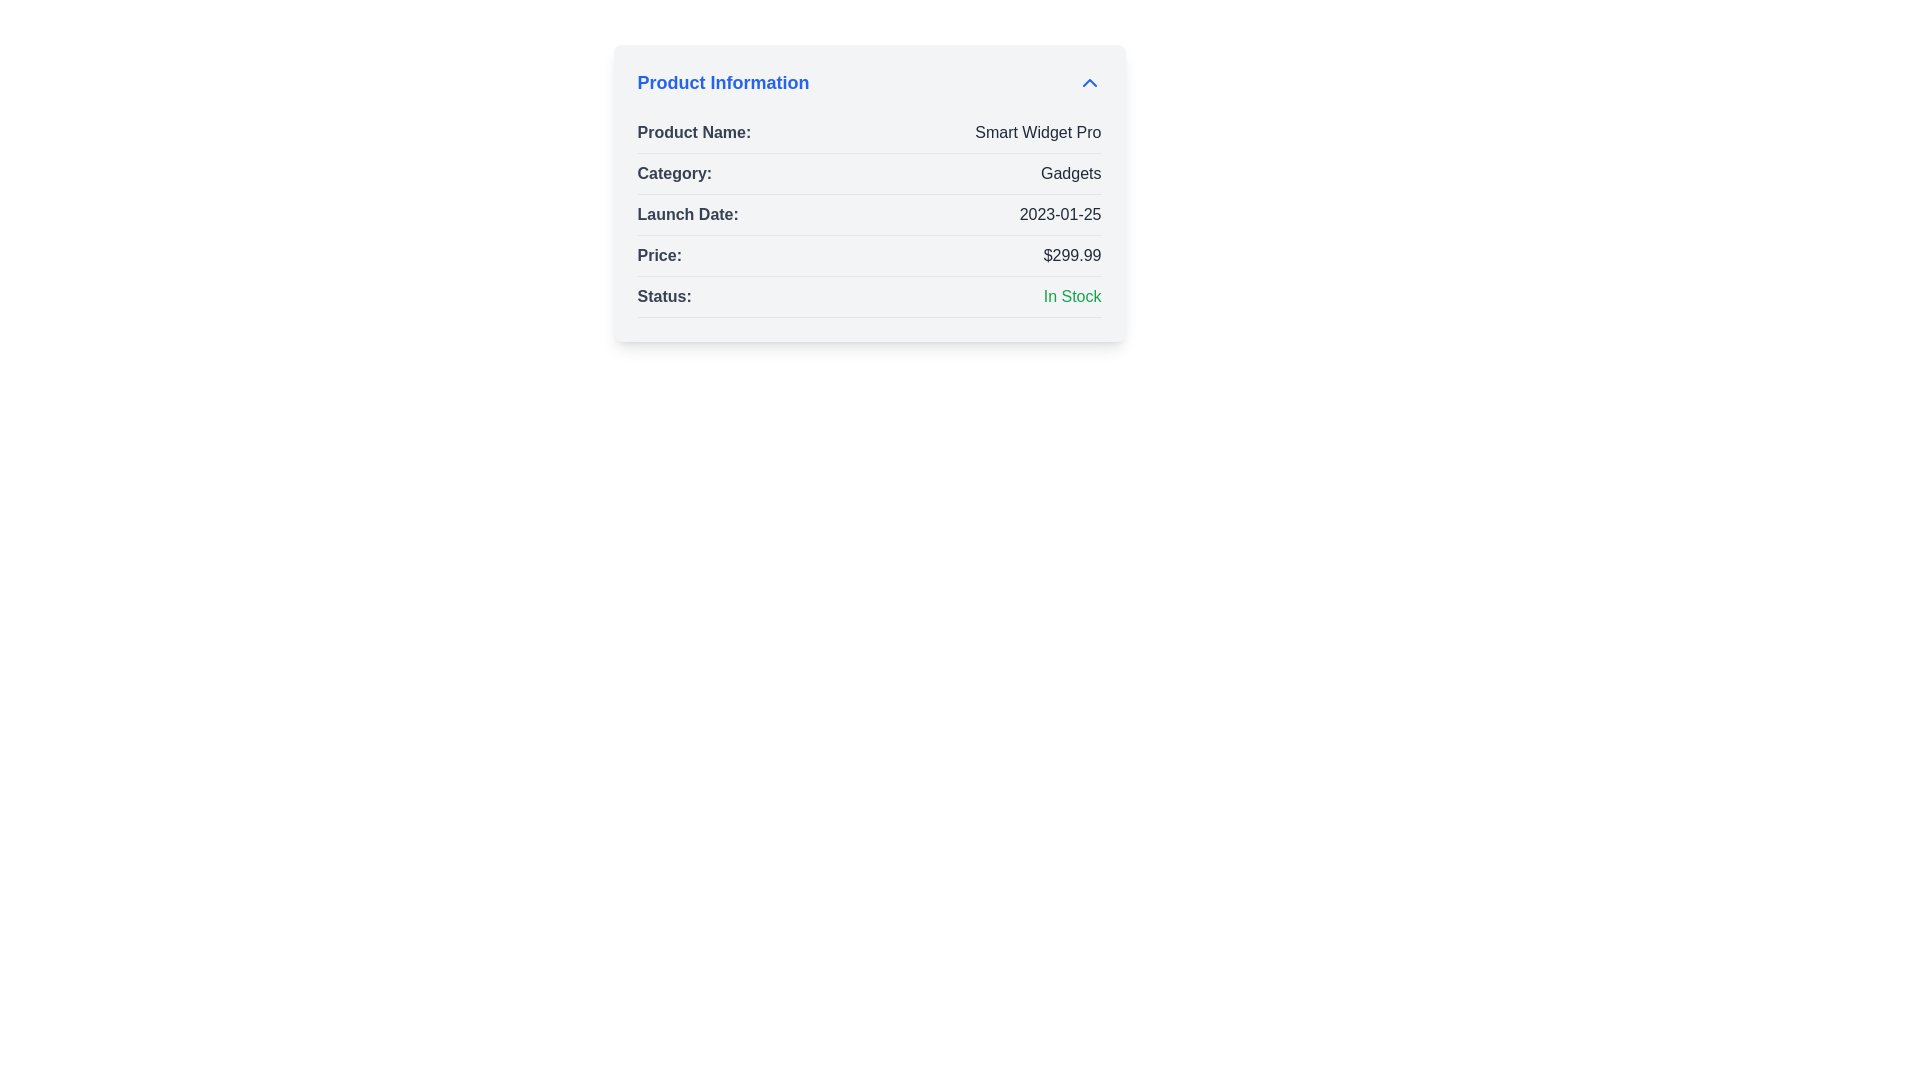  What do you see at coordinates (1038, 132) in the screenshot?
I see `the text label displaying 'Smart Widget Pro', which is styled with dark gray text and is positioned to the right of the 'Product Name:' label in the product information panel` at bounding box center [1038, 132].